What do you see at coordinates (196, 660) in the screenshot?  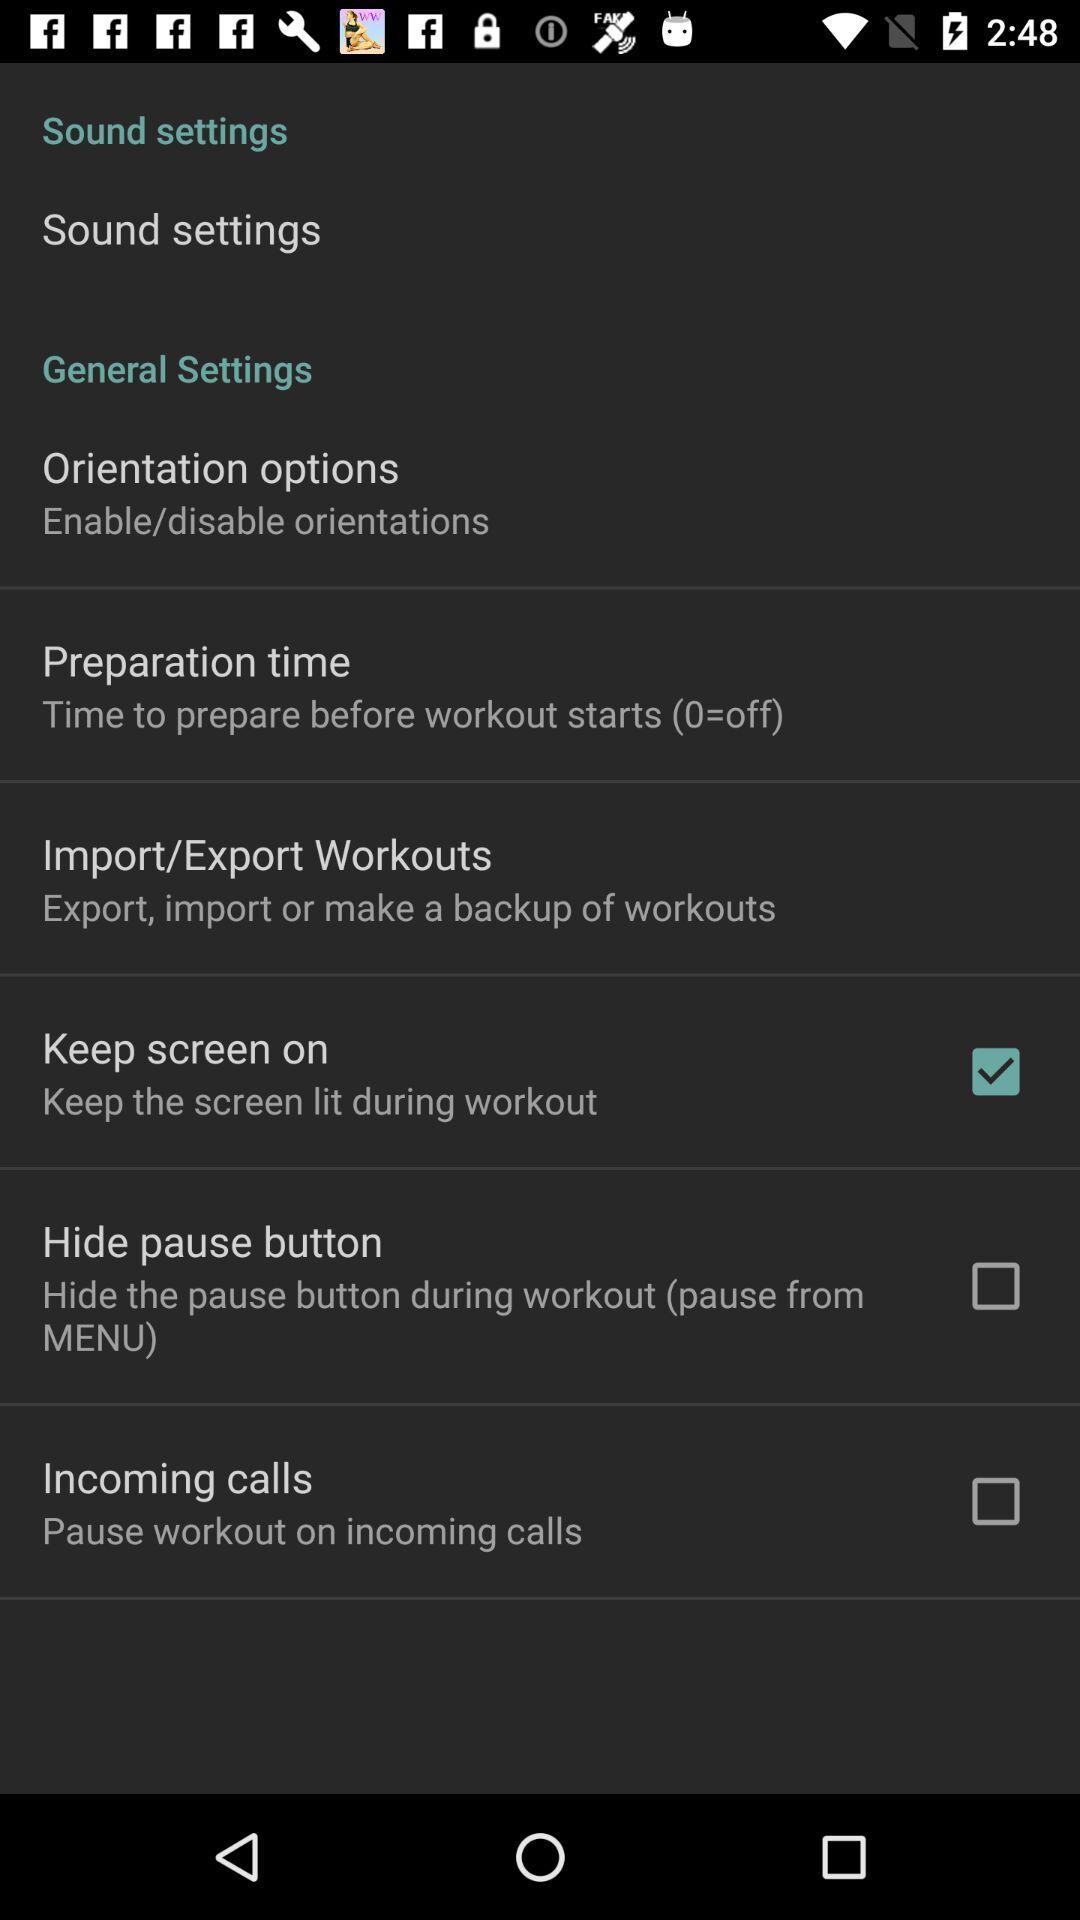 I see `the preparation time item` at bounding box center [196, 660].